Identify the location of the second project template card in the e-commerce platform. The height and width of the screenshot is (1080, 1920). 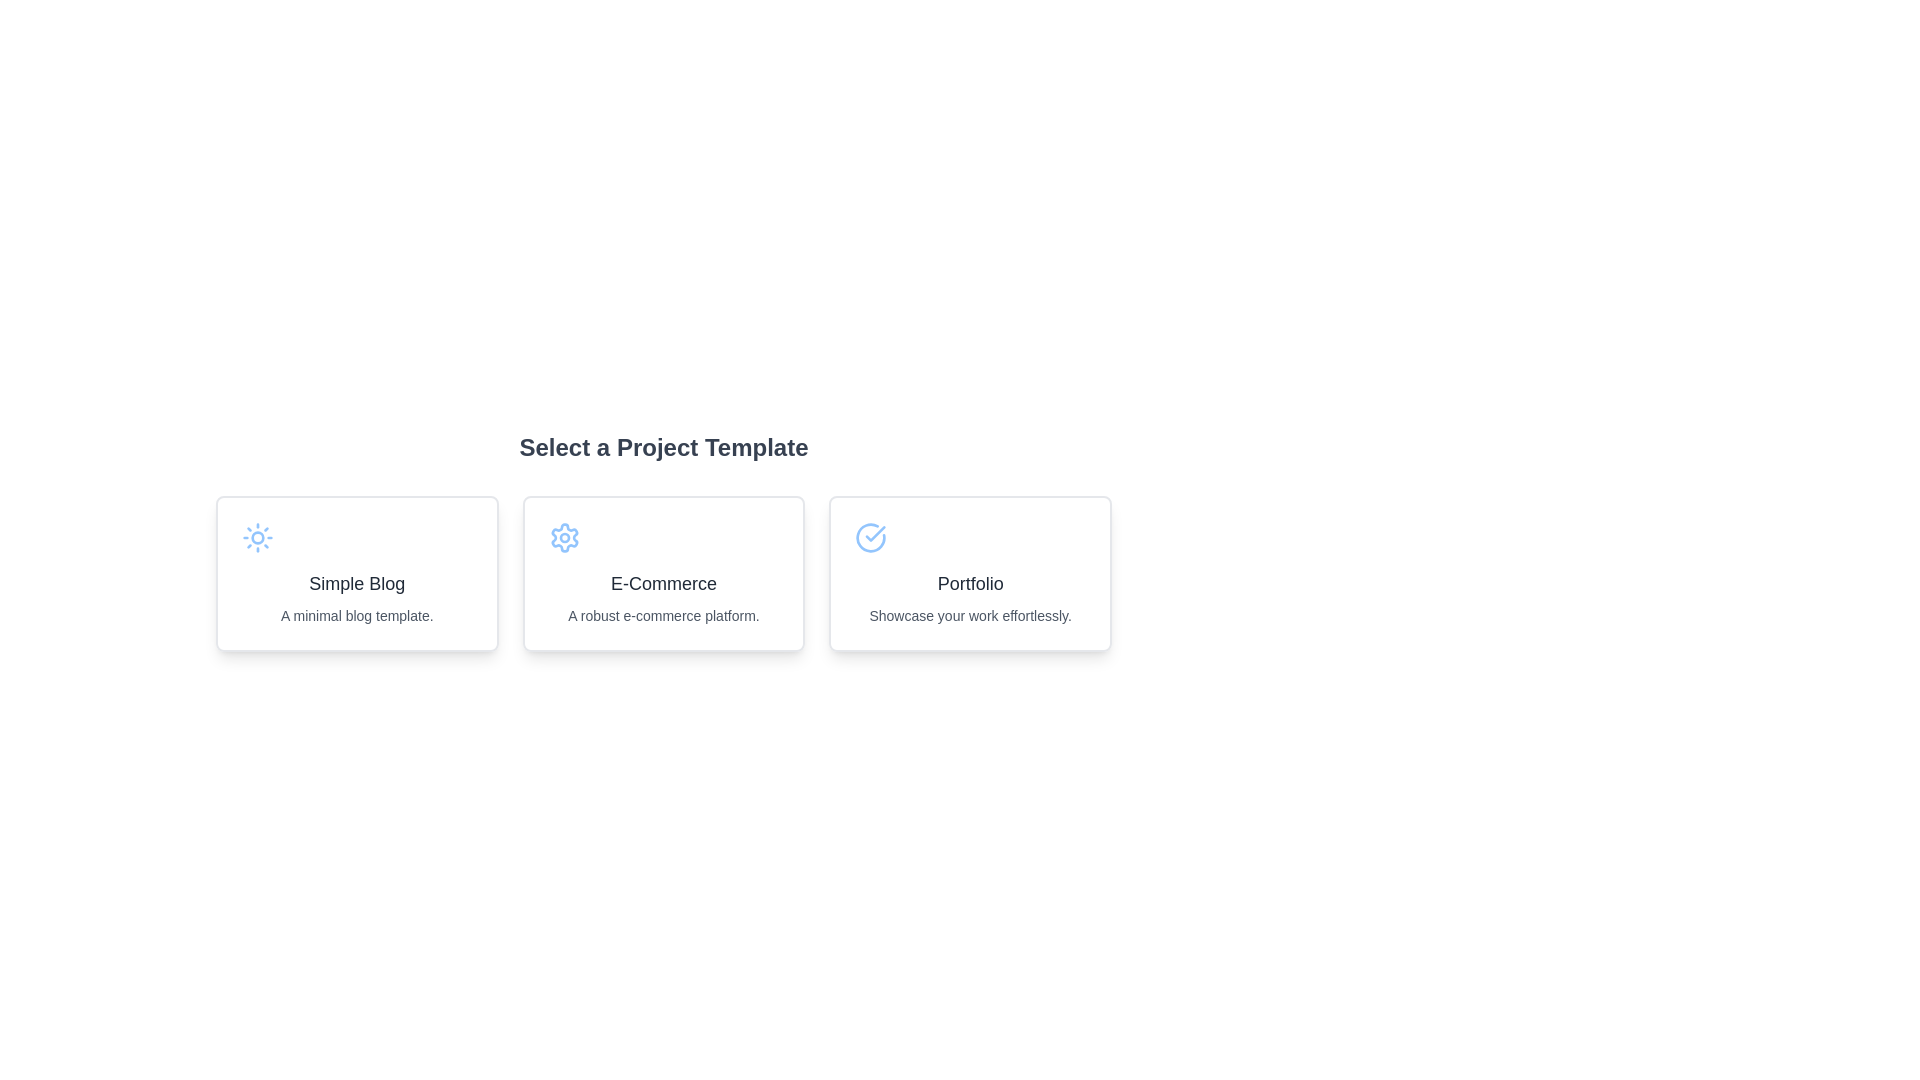
(663, 574).